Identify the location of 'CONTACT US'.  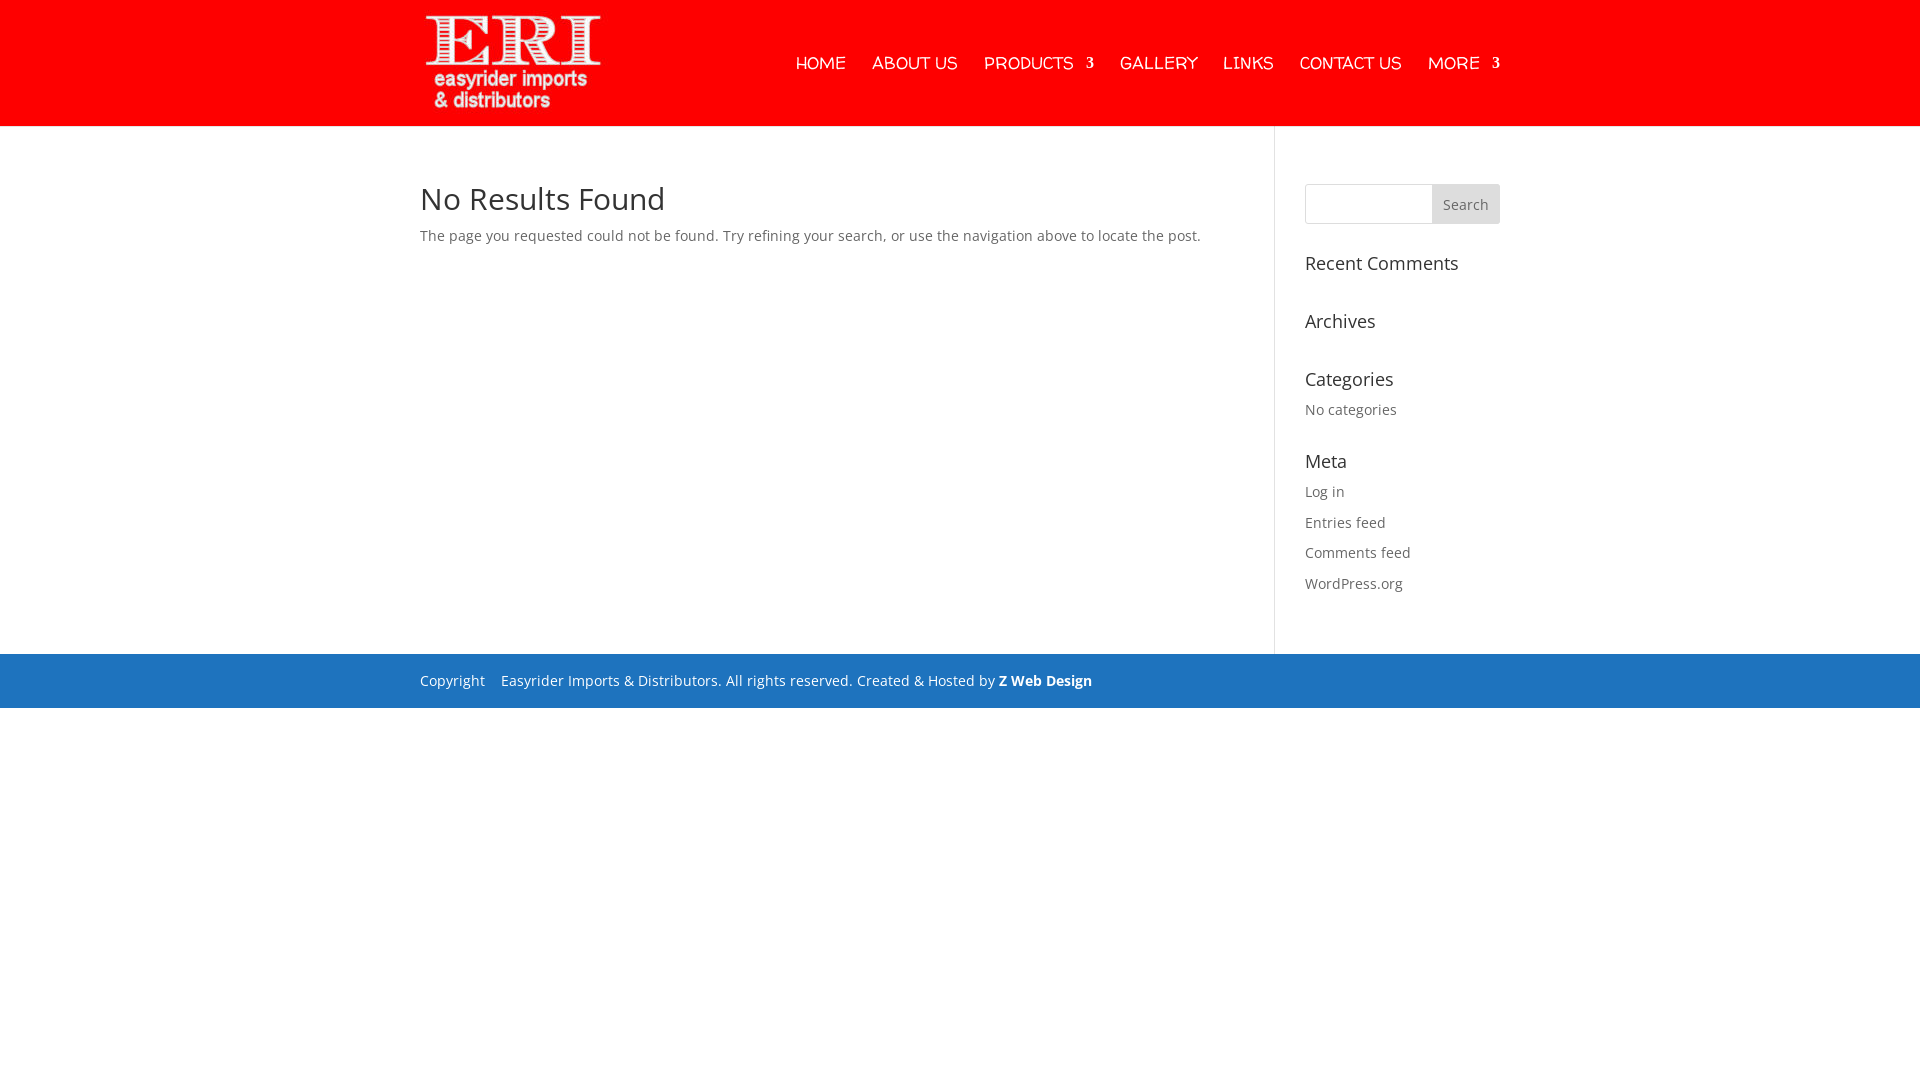
(1350, 91).